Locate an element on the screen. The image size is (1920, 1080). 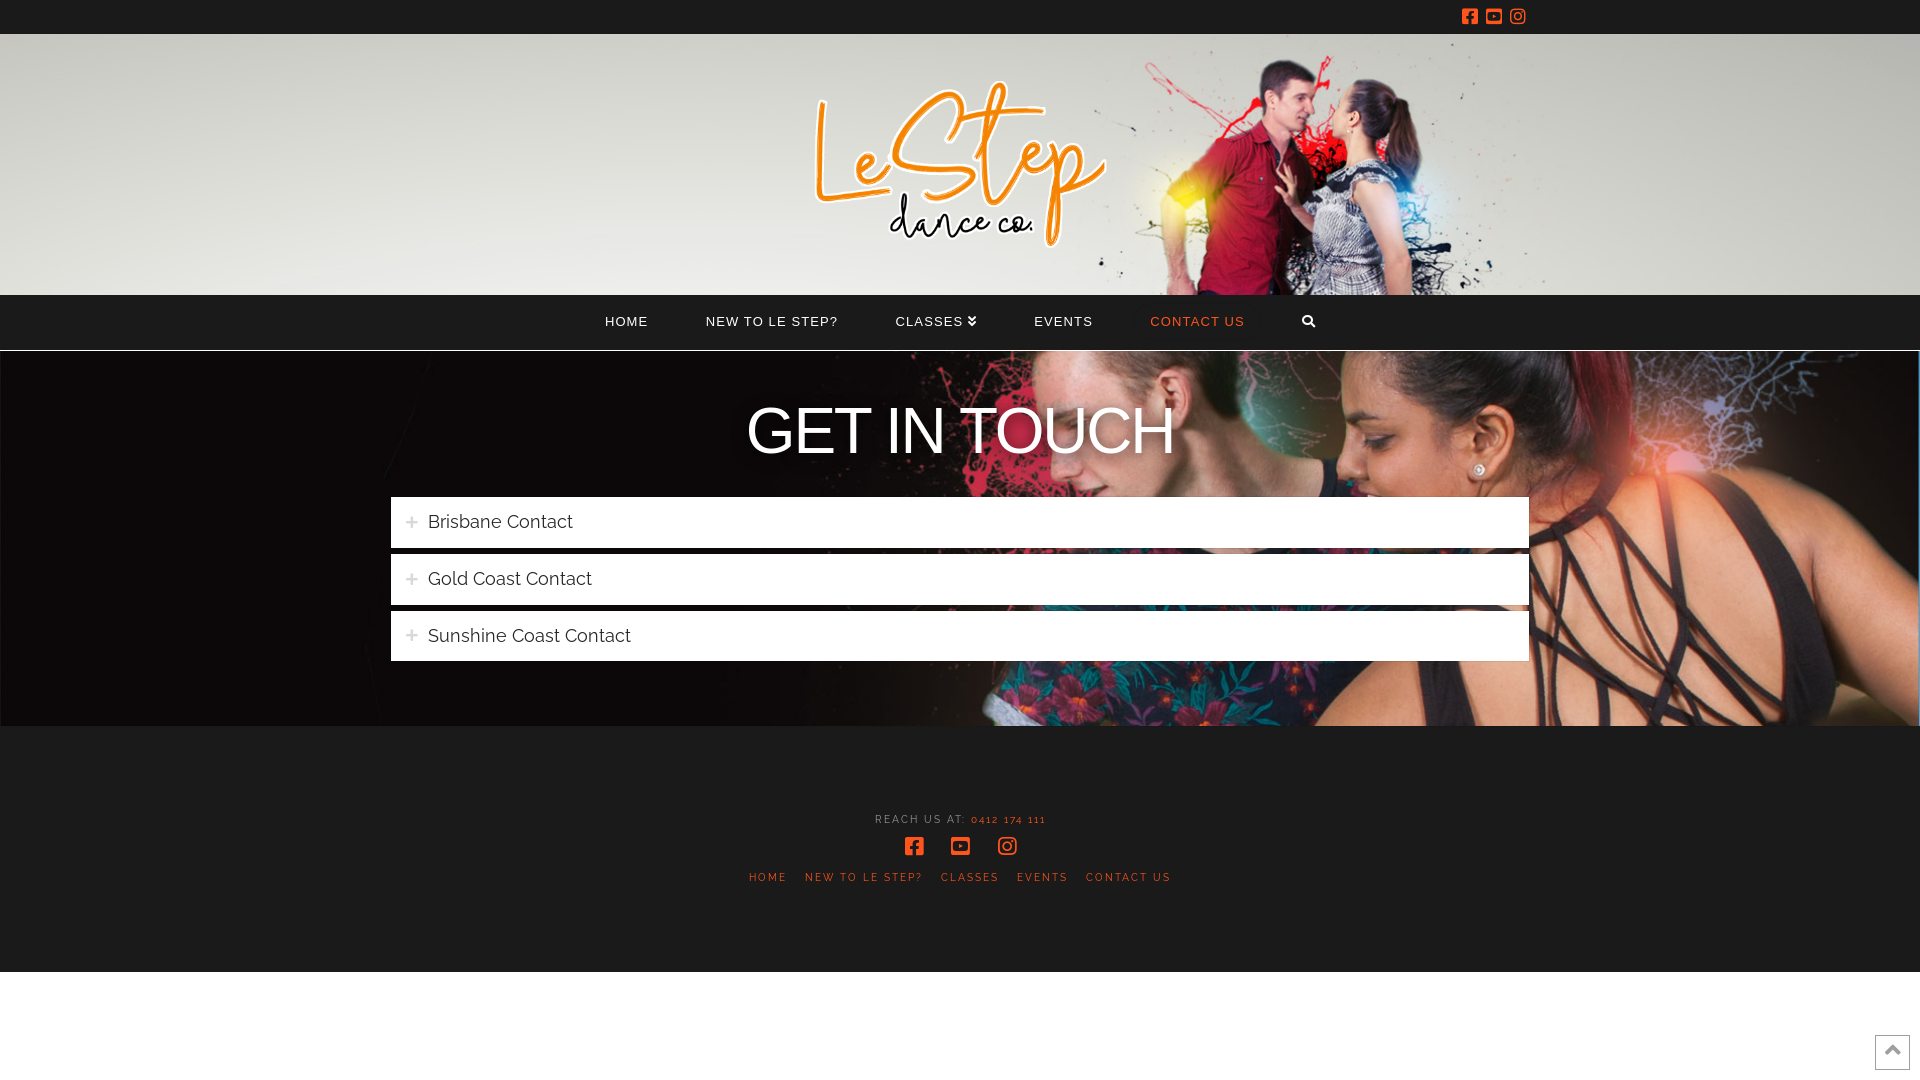
'Instagram' is located at coordinates (998, 846).